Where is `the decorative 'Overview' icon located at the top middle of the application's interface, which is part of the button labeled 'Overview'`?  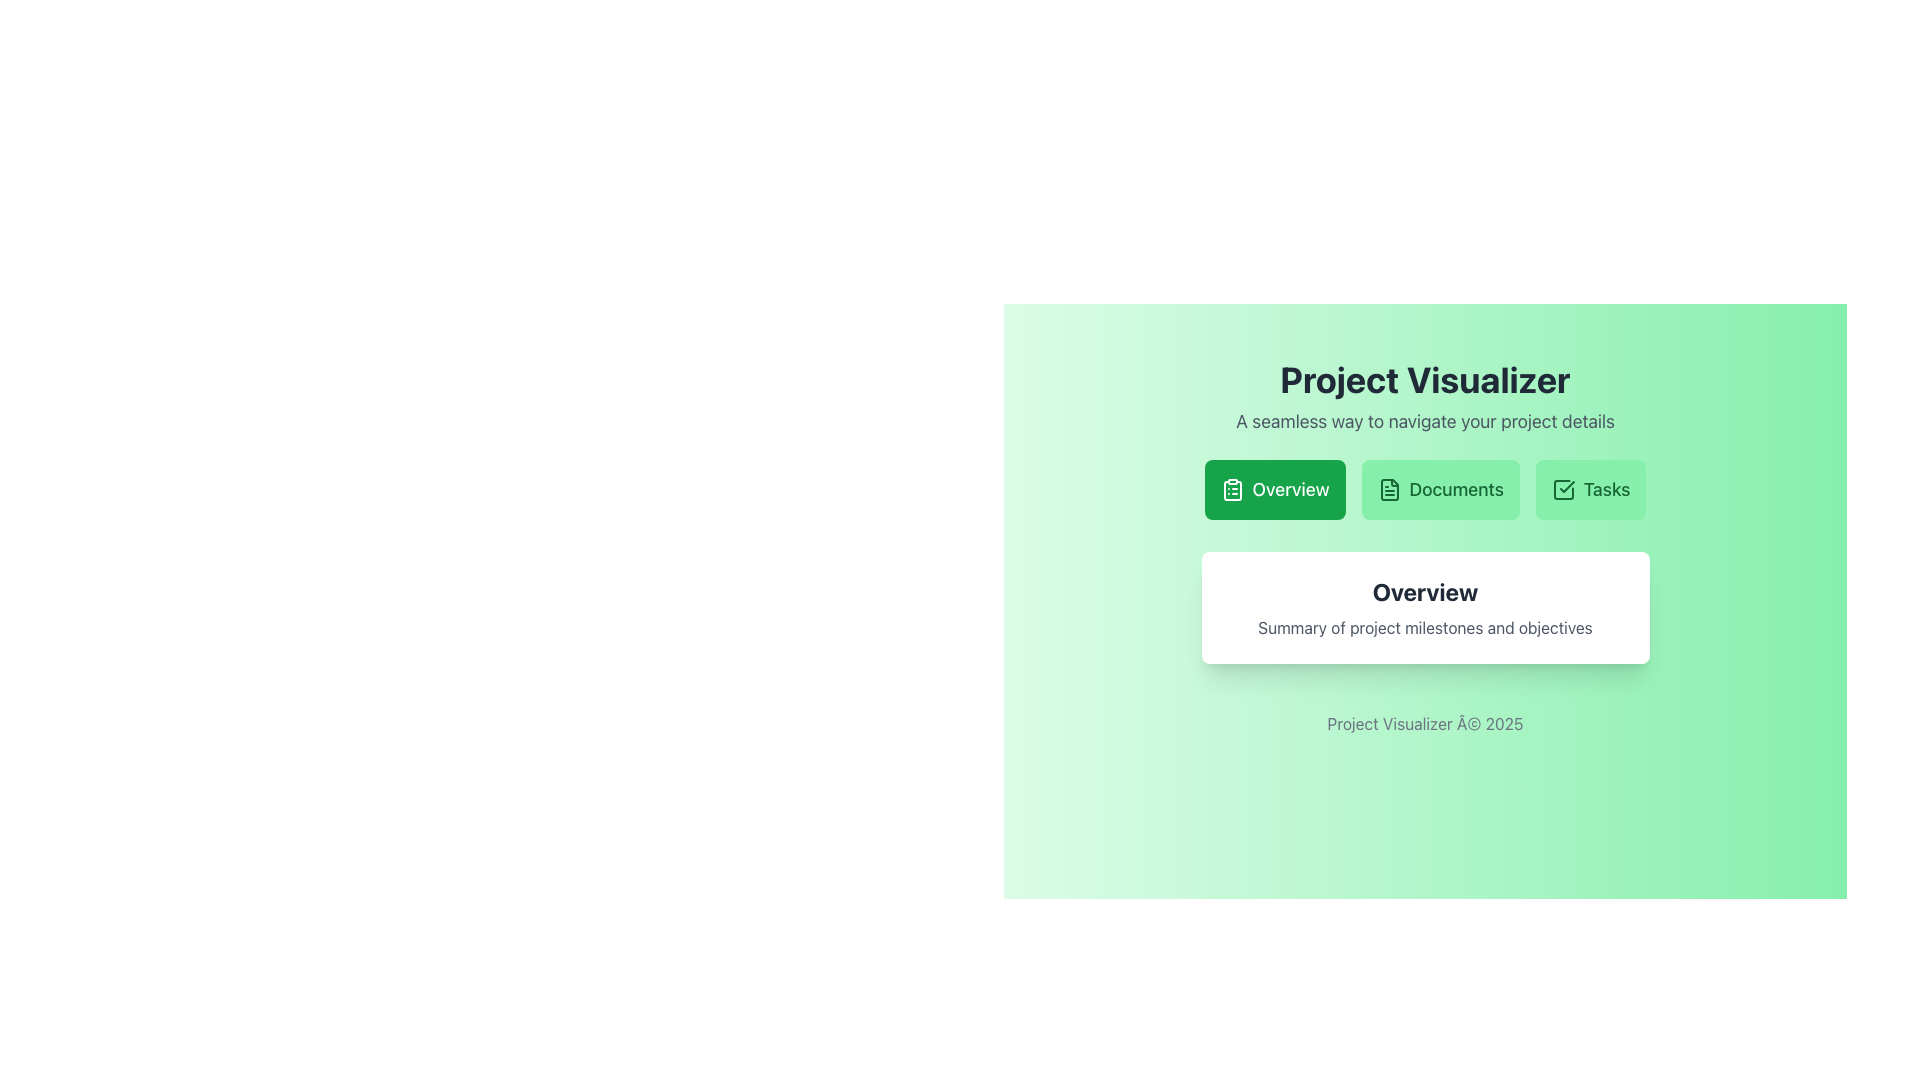 the decorative 'Overview' icon located at the top middle of the application's interface, which is part of the button labeled 'Overview' is located at coordinates (1231, 490).